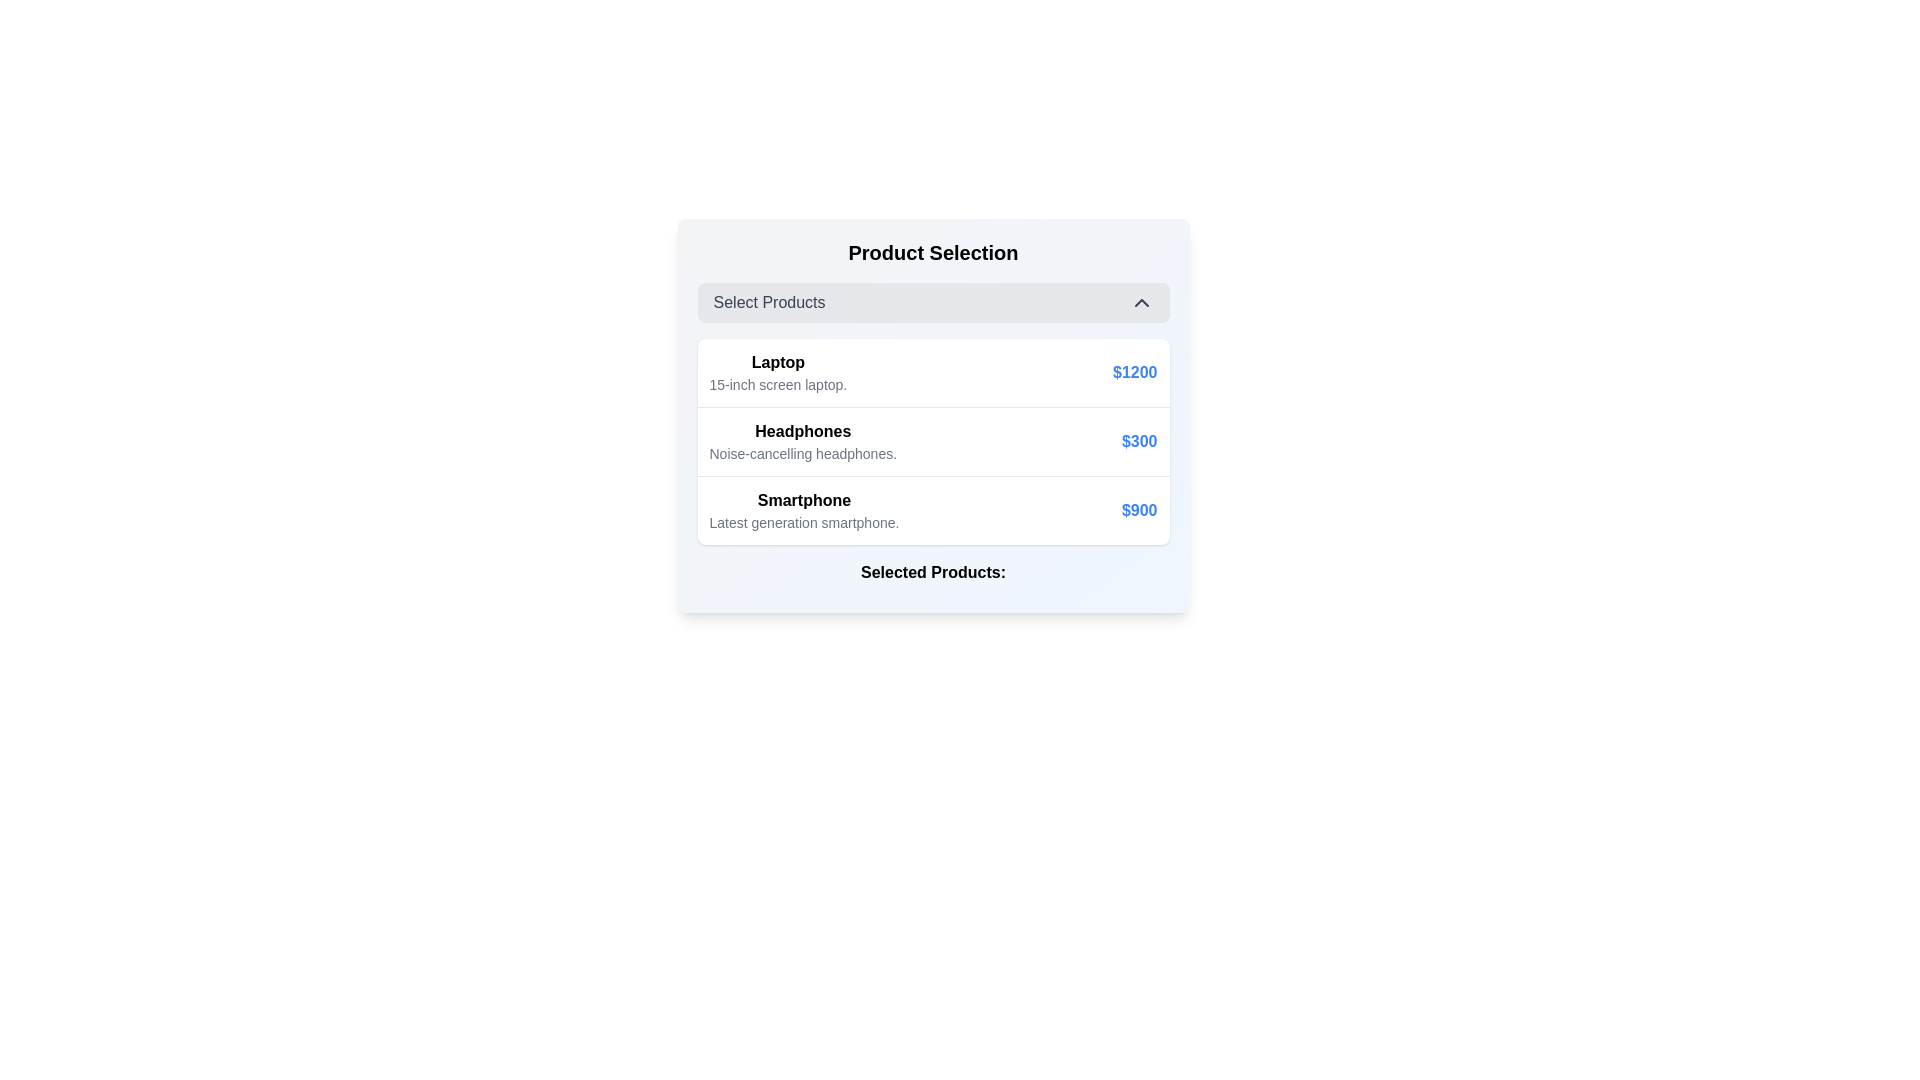 The image size is (1920, 1080). I want to click on the List item displaying 'Headphones' with the description 'Noise-cancelling headphones.' and price '$300', so click(932, 440).